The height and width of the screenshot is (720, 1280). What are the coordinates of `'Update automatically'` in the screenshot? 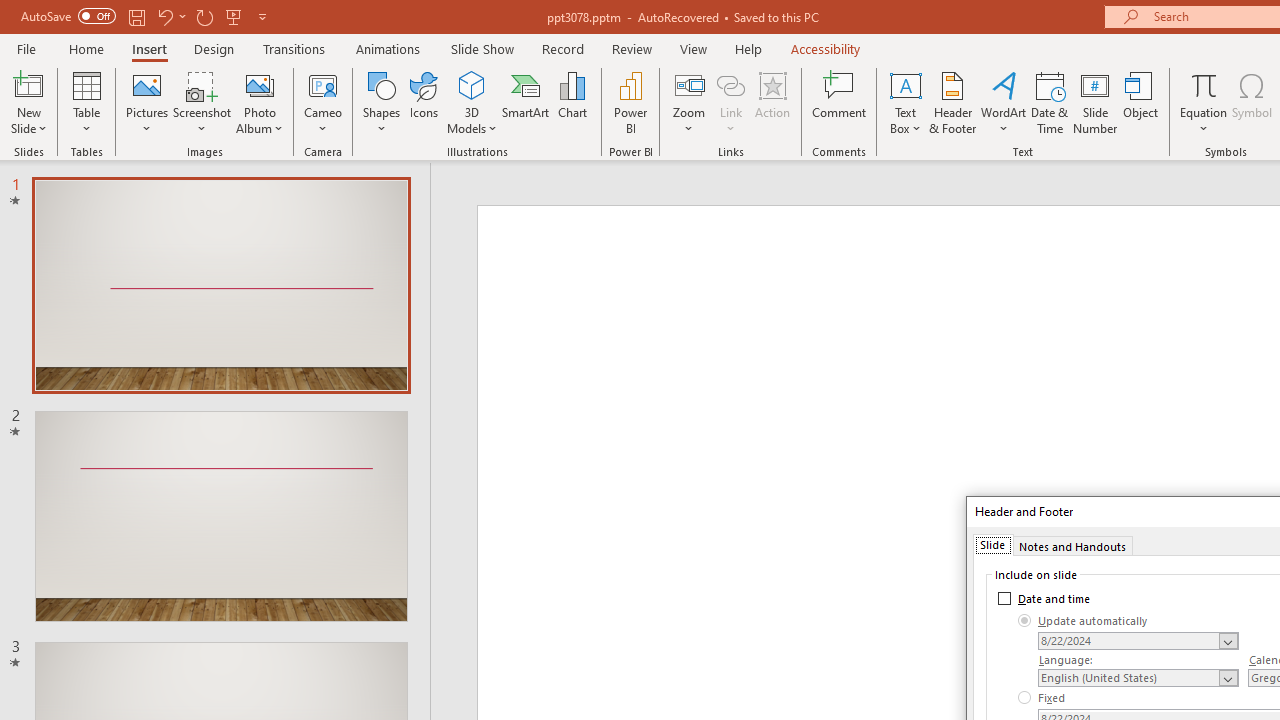 It's located at (1082, 620).